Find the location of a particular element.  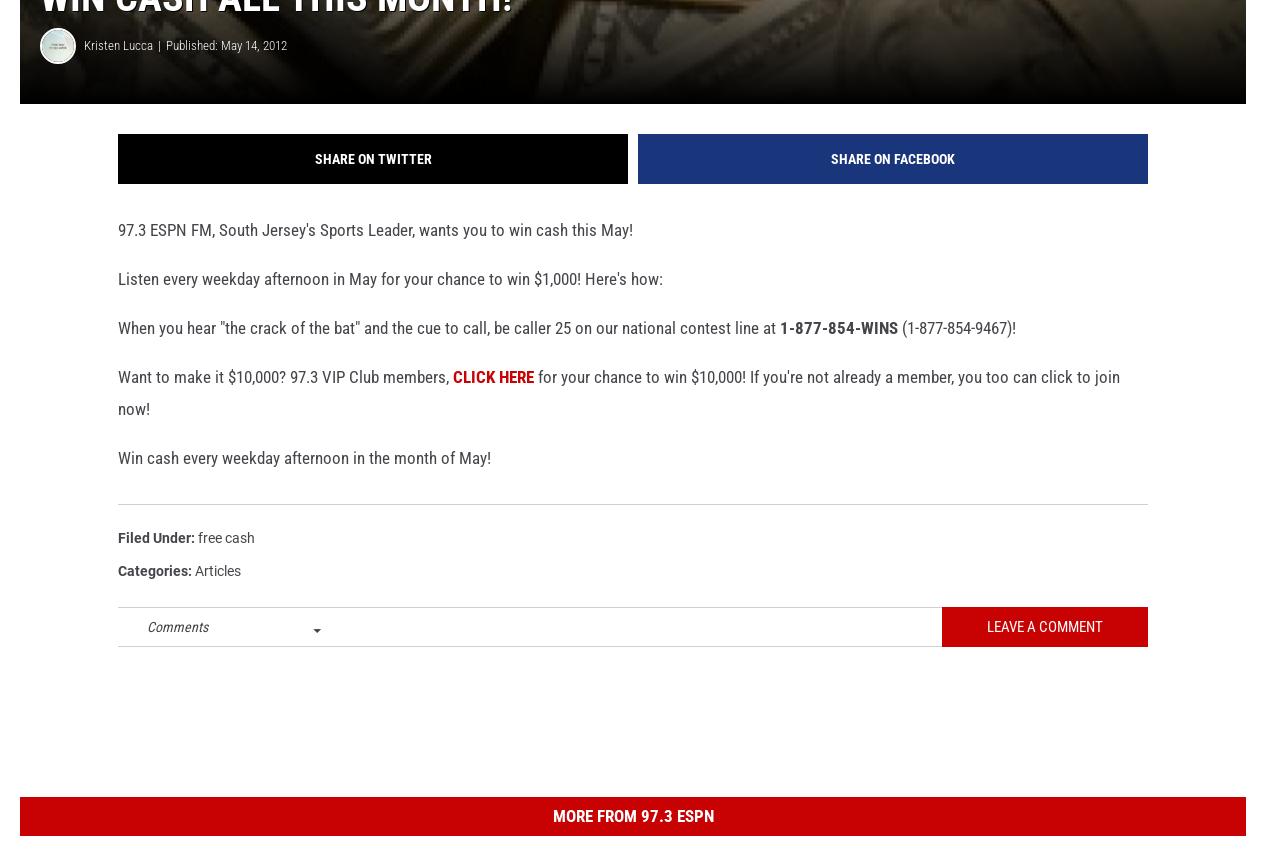

'Share on Twitter' is located at coordinates (371, 190).